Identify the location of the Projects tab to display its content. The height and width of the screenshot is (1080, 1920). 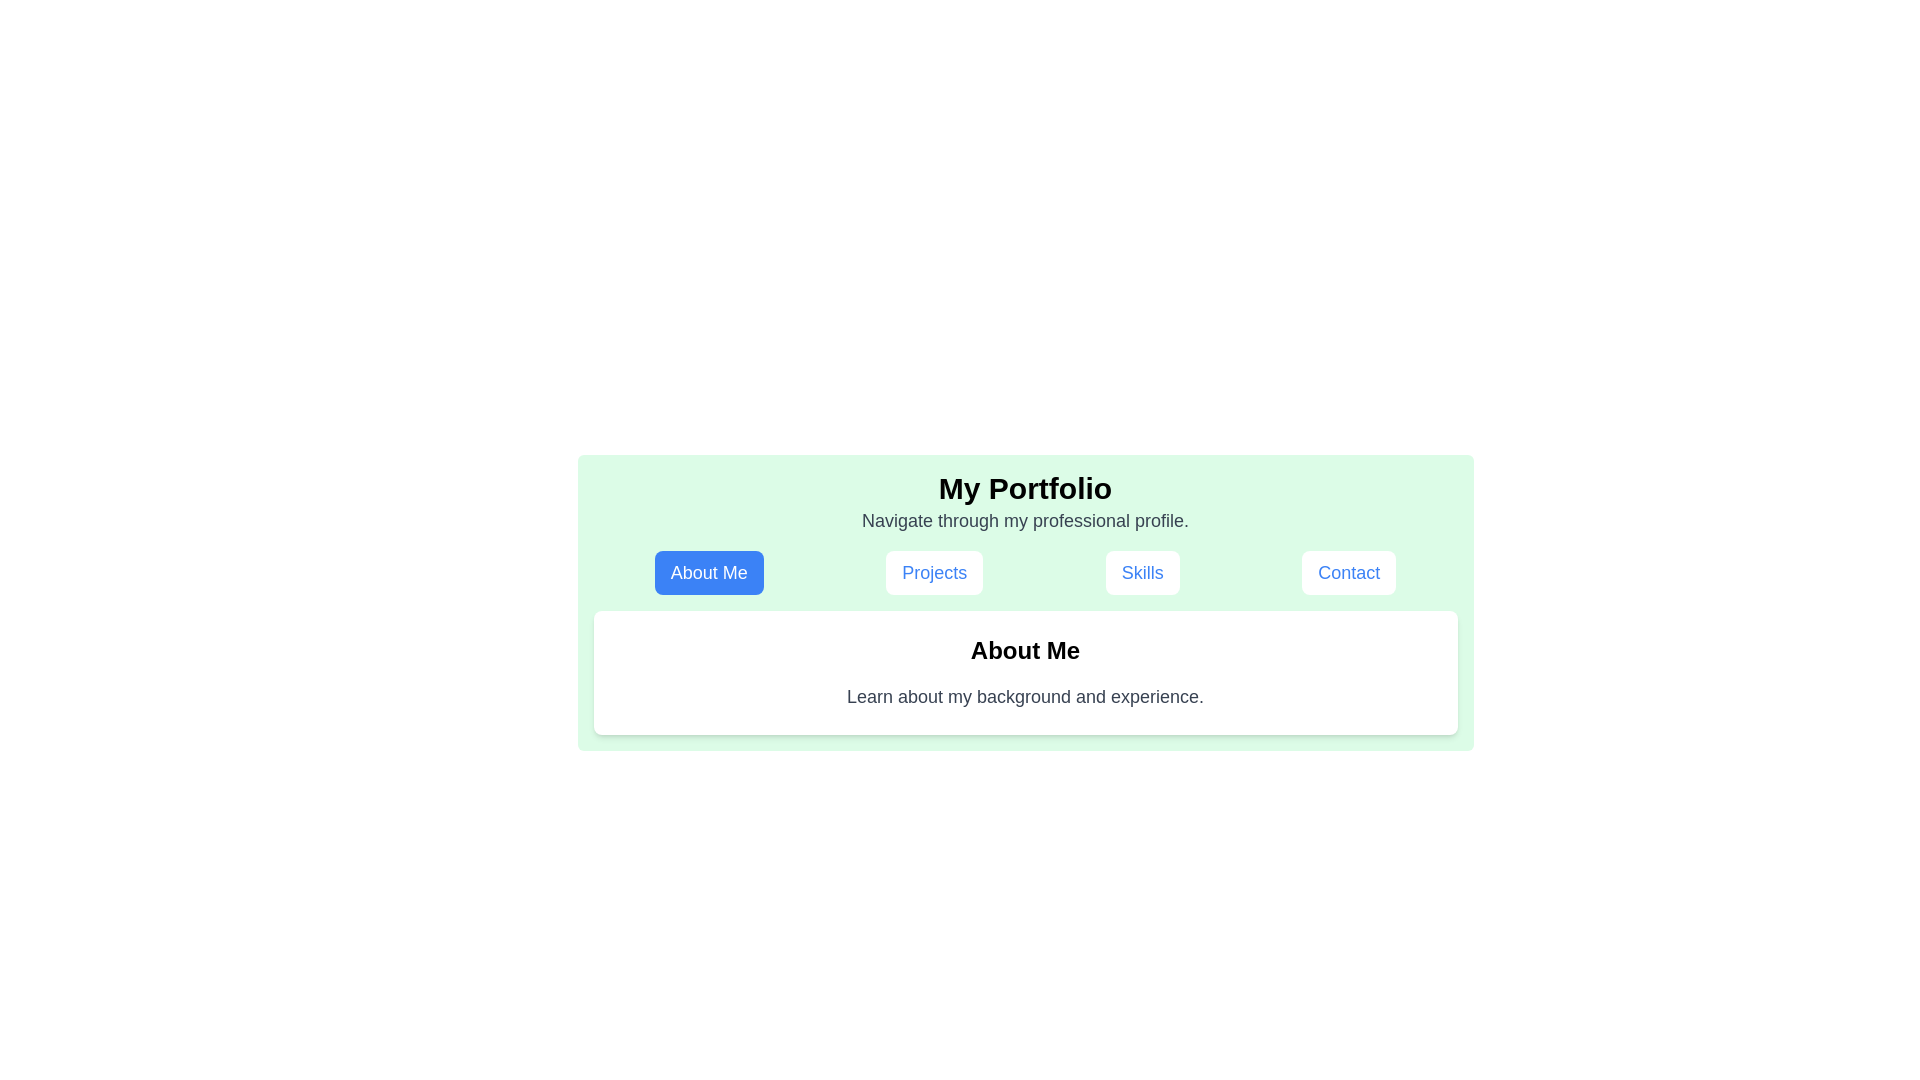
(934, 573).